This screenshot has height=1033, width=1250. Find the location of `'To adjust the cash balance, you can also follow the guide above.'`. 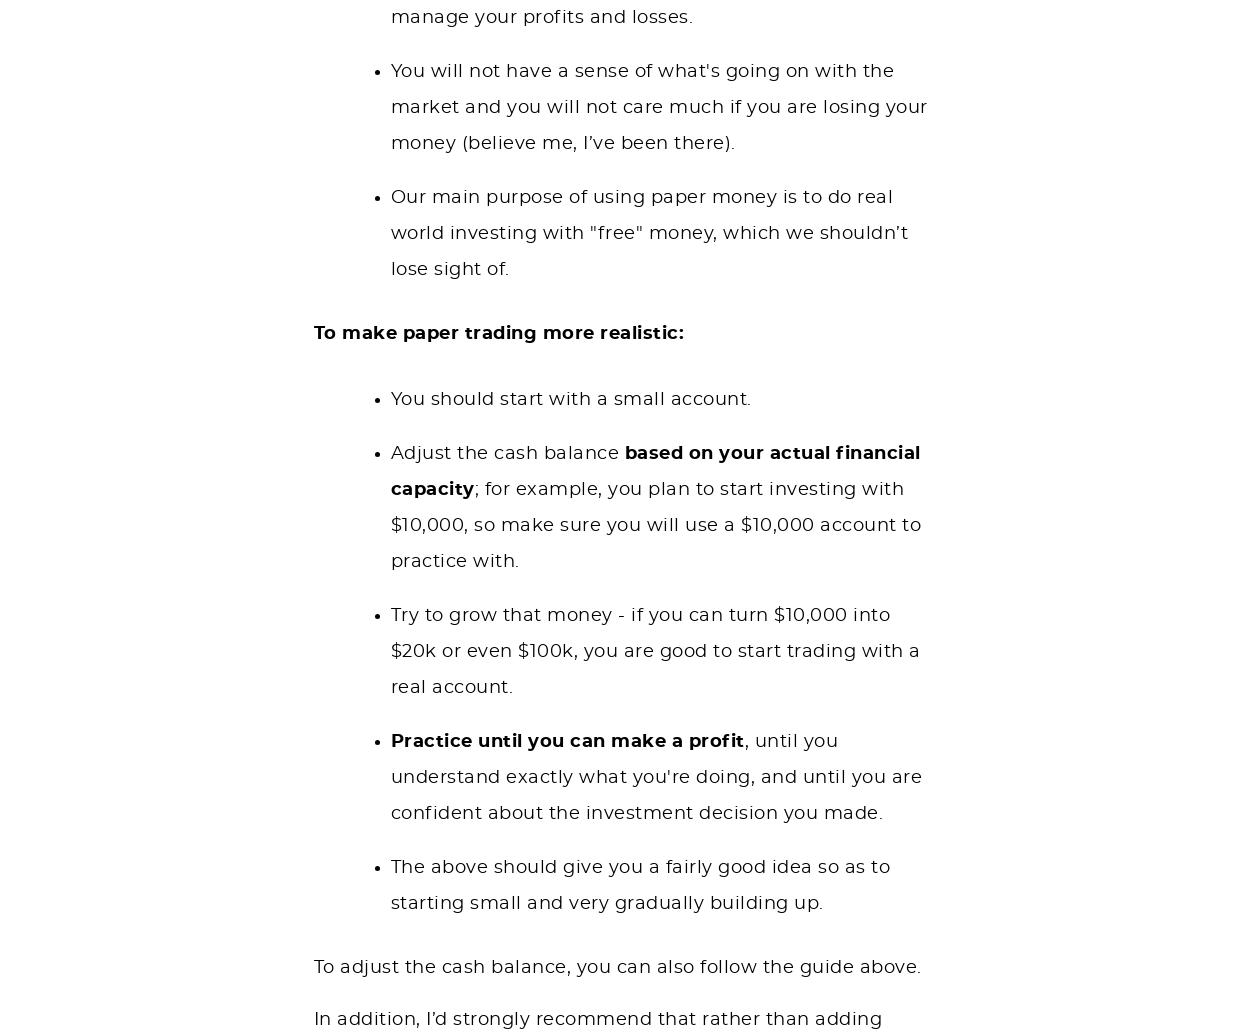

'To adjust the cash balance, you can also follow the guide above.' is located at coordinates (616, 965).